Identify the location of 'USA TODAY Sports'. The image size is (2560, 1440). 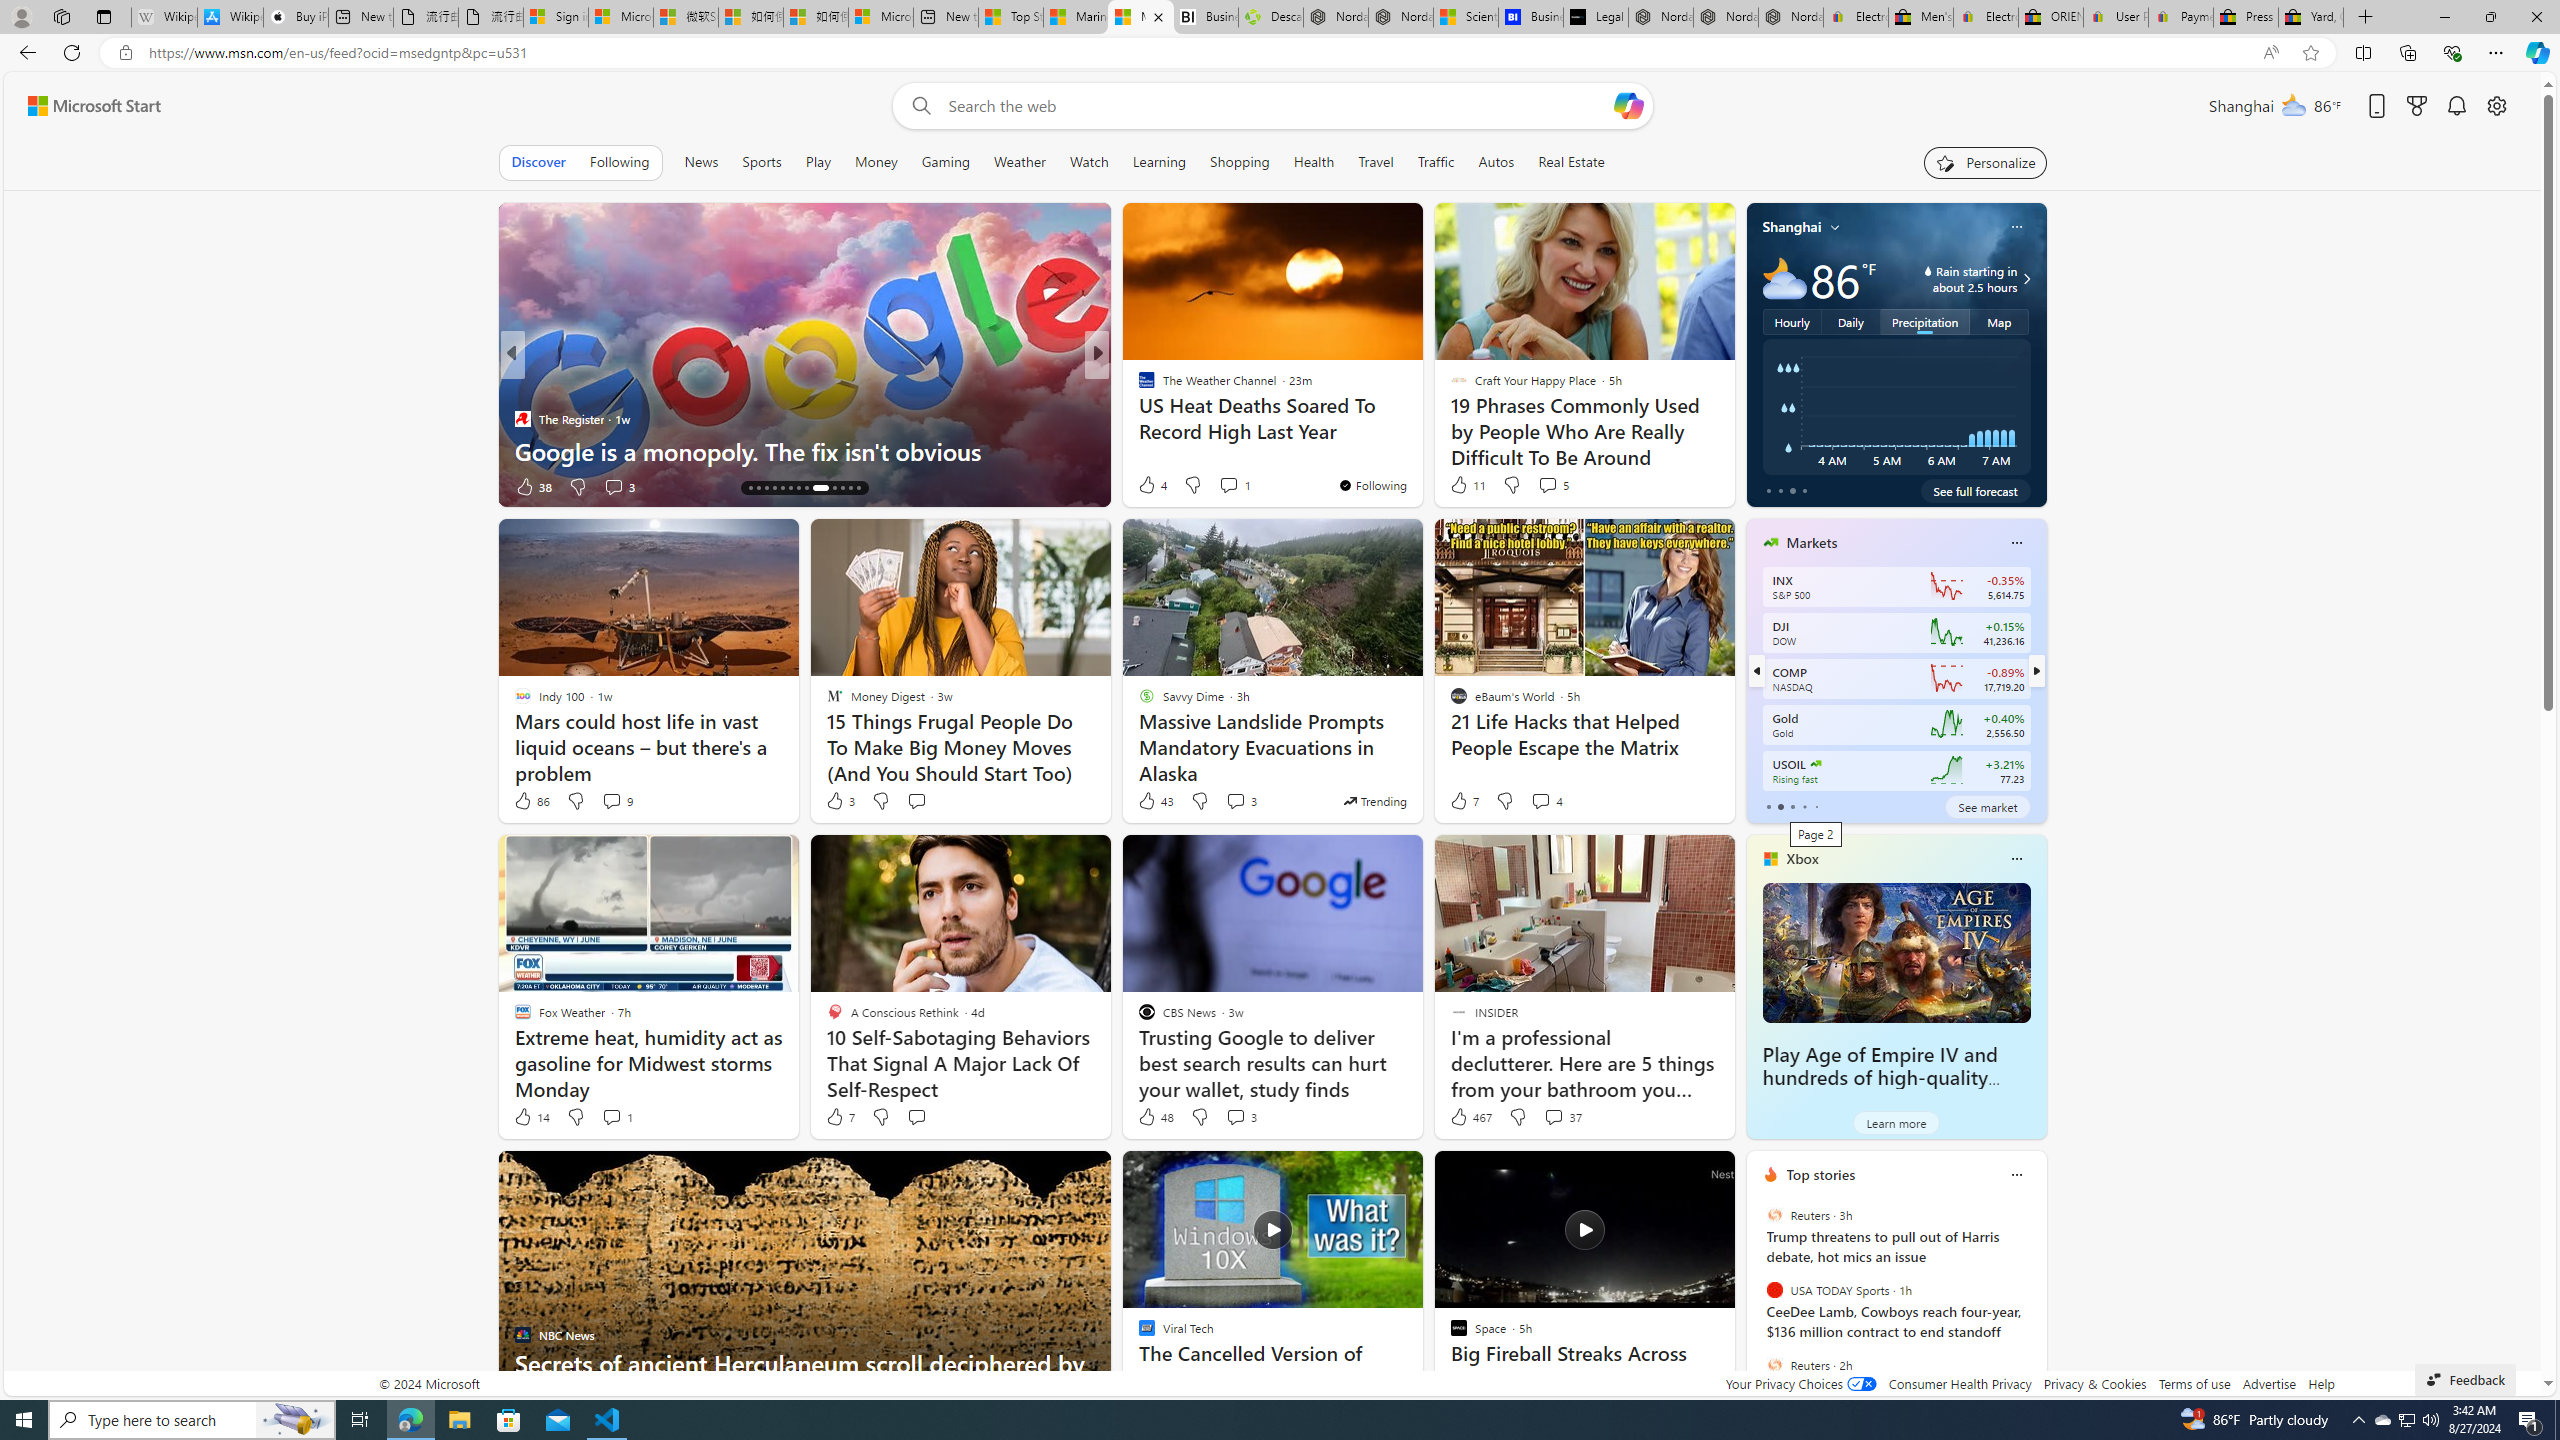
(1773, 1290).